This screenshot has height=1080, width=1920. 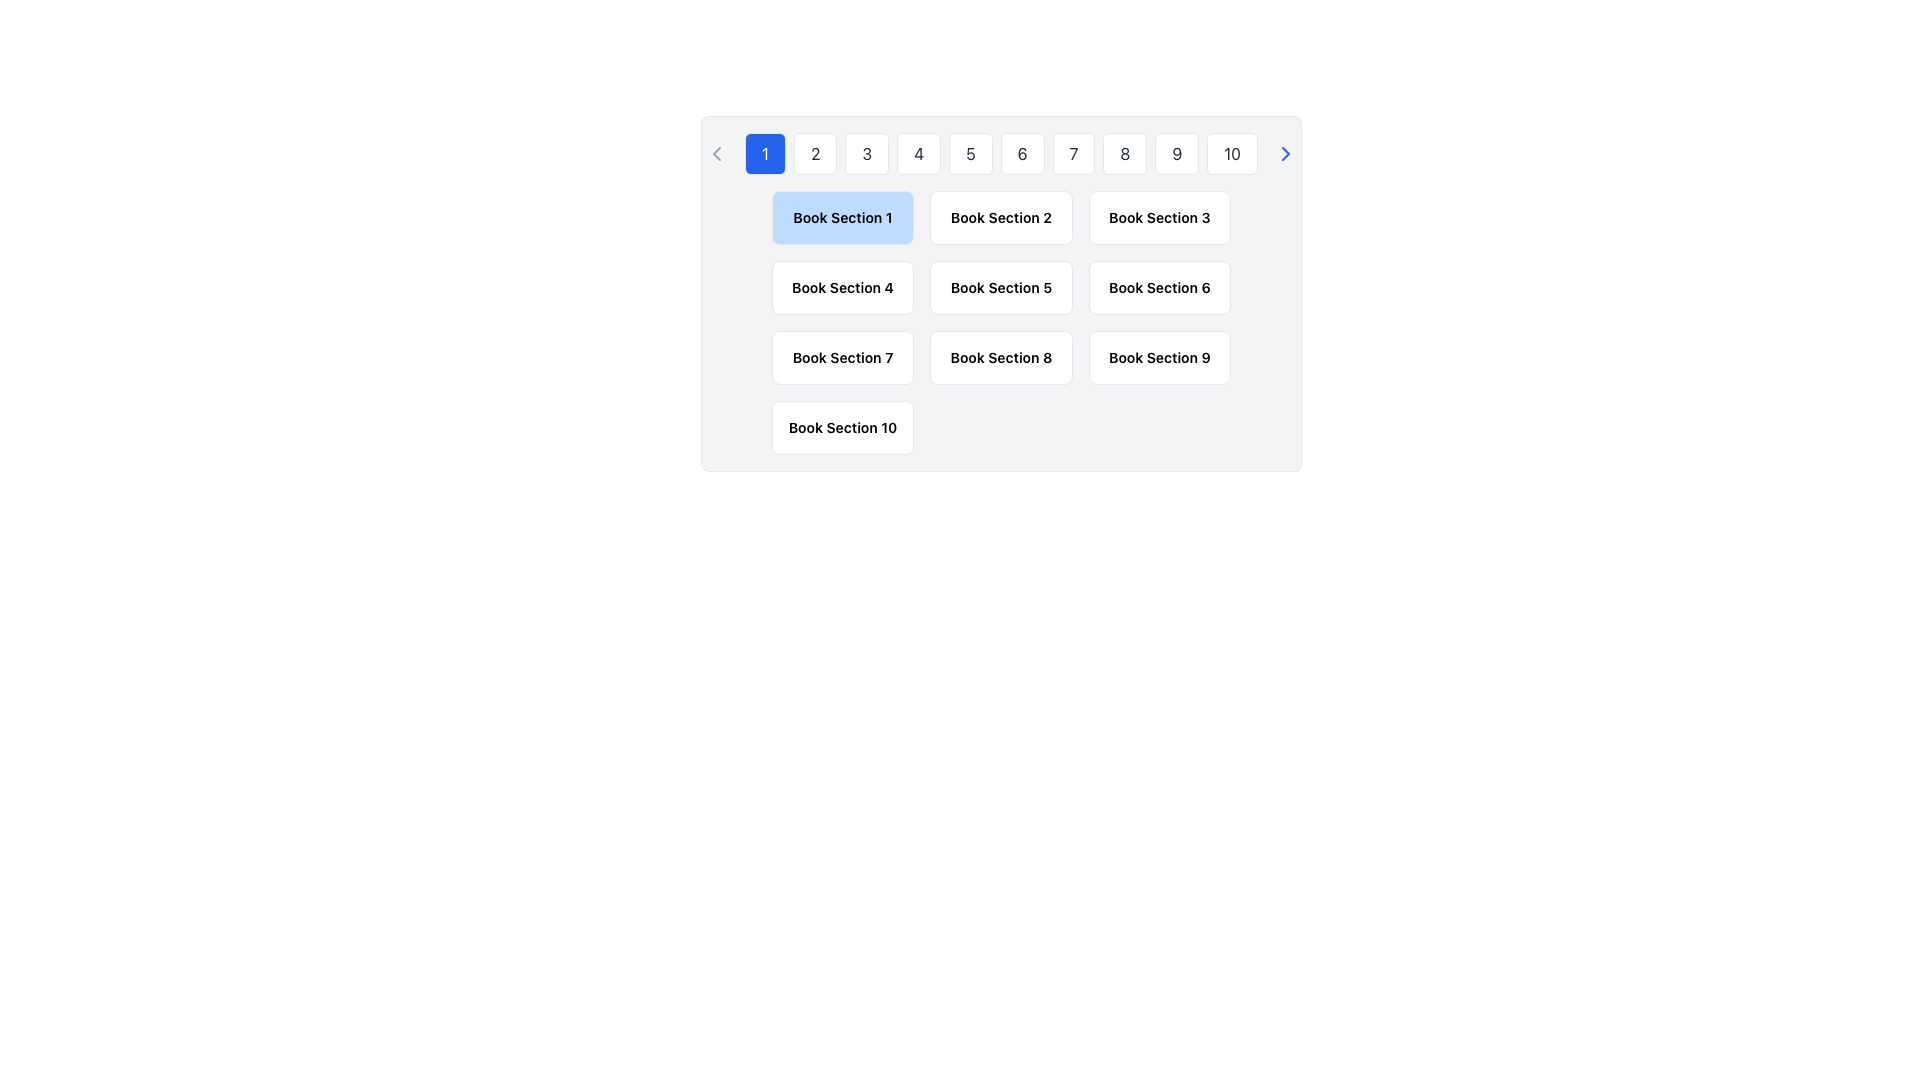 I want to click on the rectangular button labeled 'Book Section 6' with a white background and black centered text, so click(x=1159, y=288).